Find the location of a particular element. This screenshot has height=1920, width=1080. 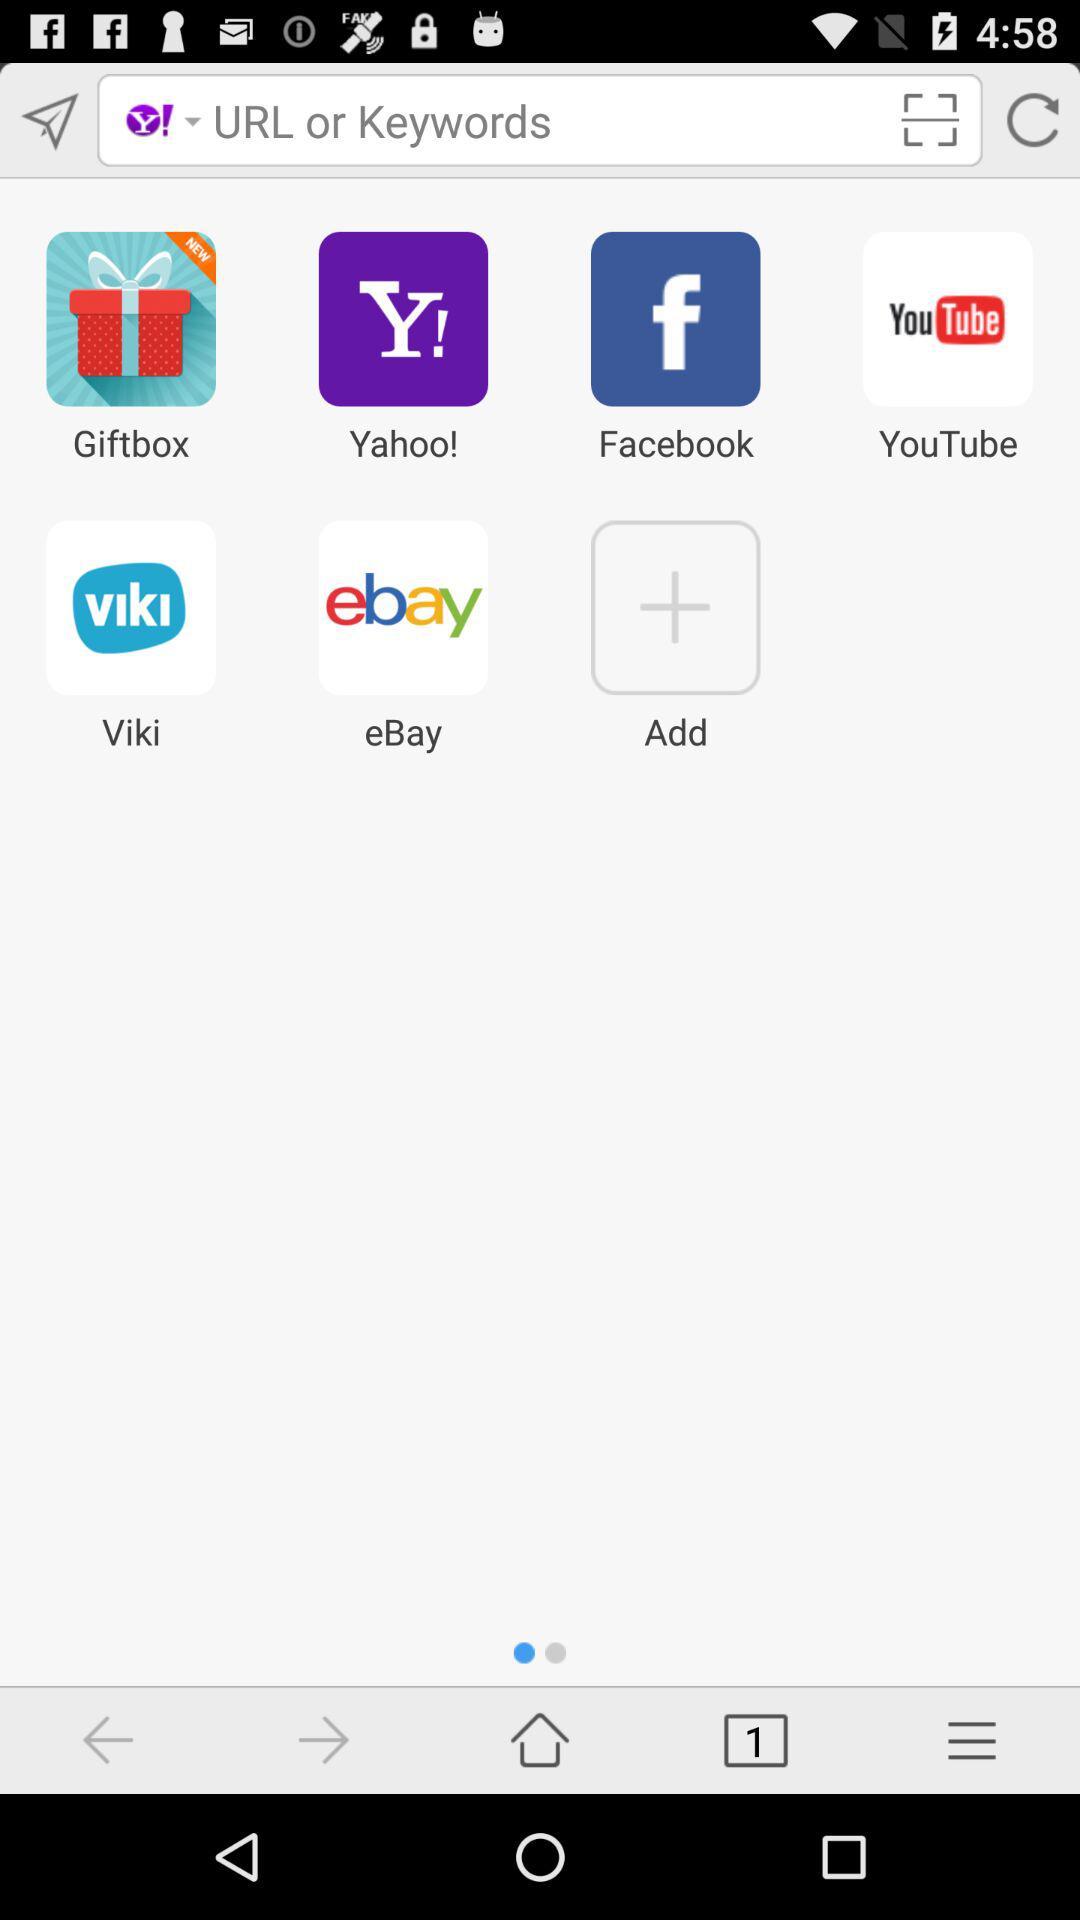

type in search is located at coordinates (547, 119).